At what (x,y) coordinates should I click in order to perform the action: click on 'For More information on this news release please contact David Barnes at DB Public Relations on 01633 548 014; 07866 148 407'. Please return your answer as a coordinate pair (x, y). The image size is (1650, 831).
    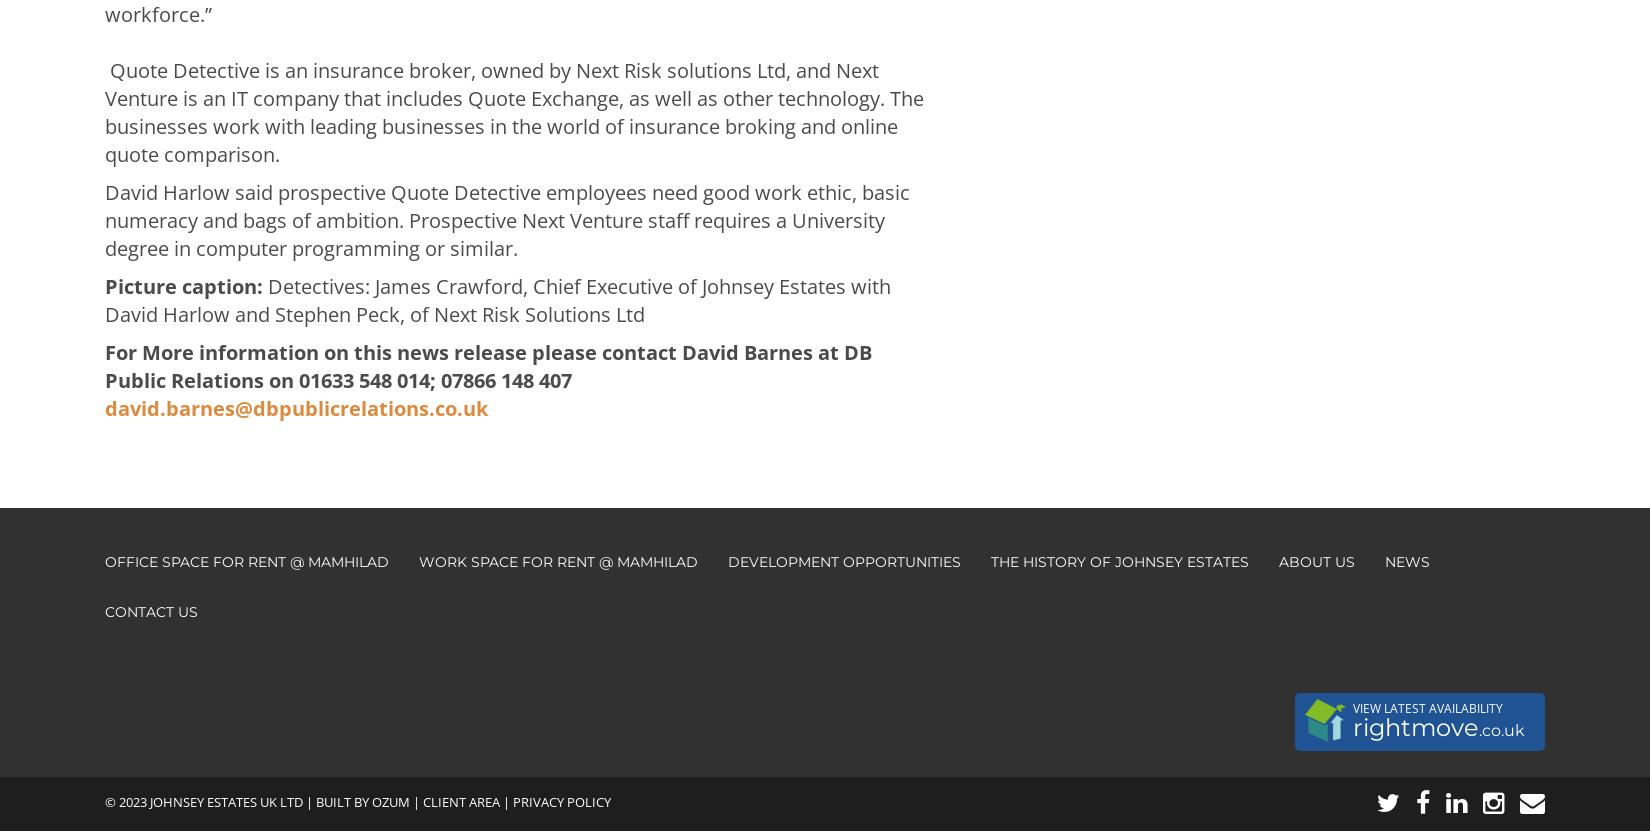
    Looking at the image, I should click on (487, 365).